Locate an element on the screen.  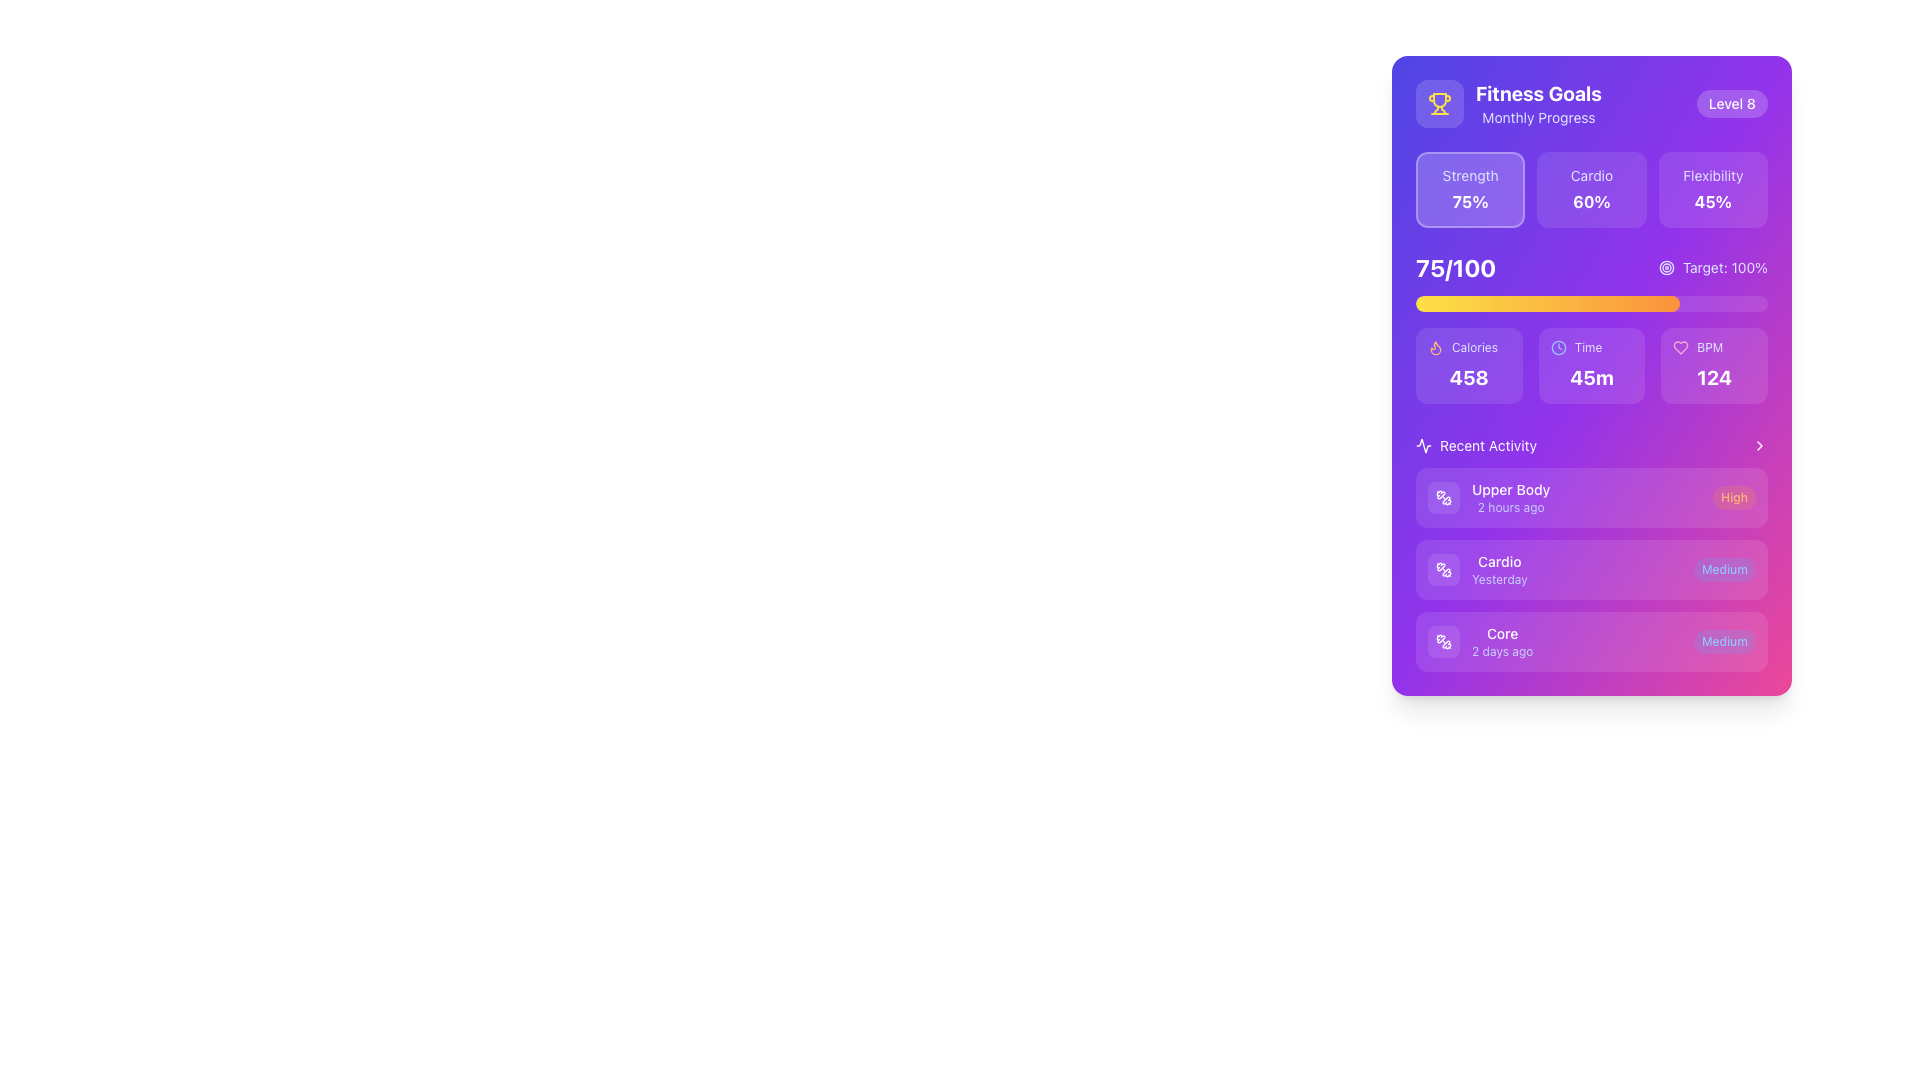
the 'Upper Body' text label, which is the first line in the 'Recent Activity' list, styled in white color and aligned above the '2 hours ago' timestamp is located at coordinates (1511, 489).